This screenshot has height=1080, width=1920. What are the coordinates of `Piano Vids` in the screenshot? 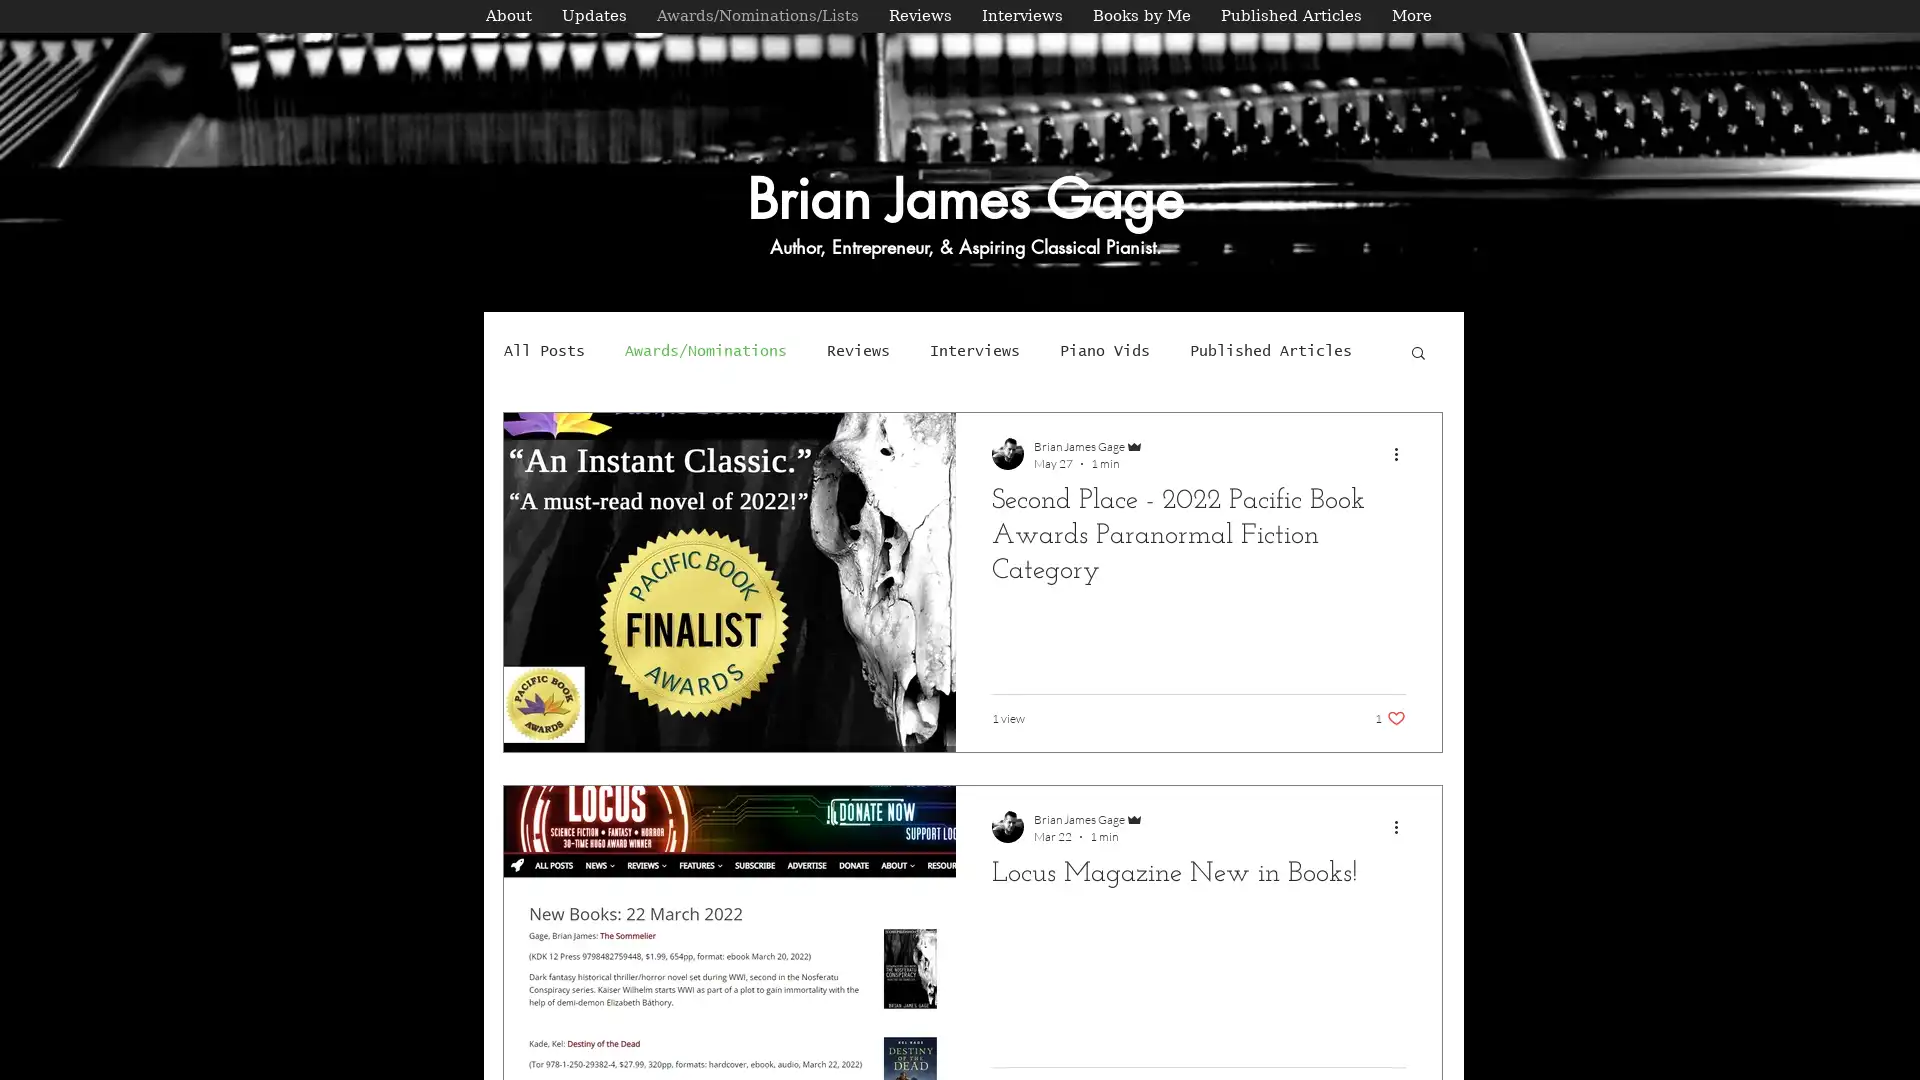 It's located at (1103, 350).